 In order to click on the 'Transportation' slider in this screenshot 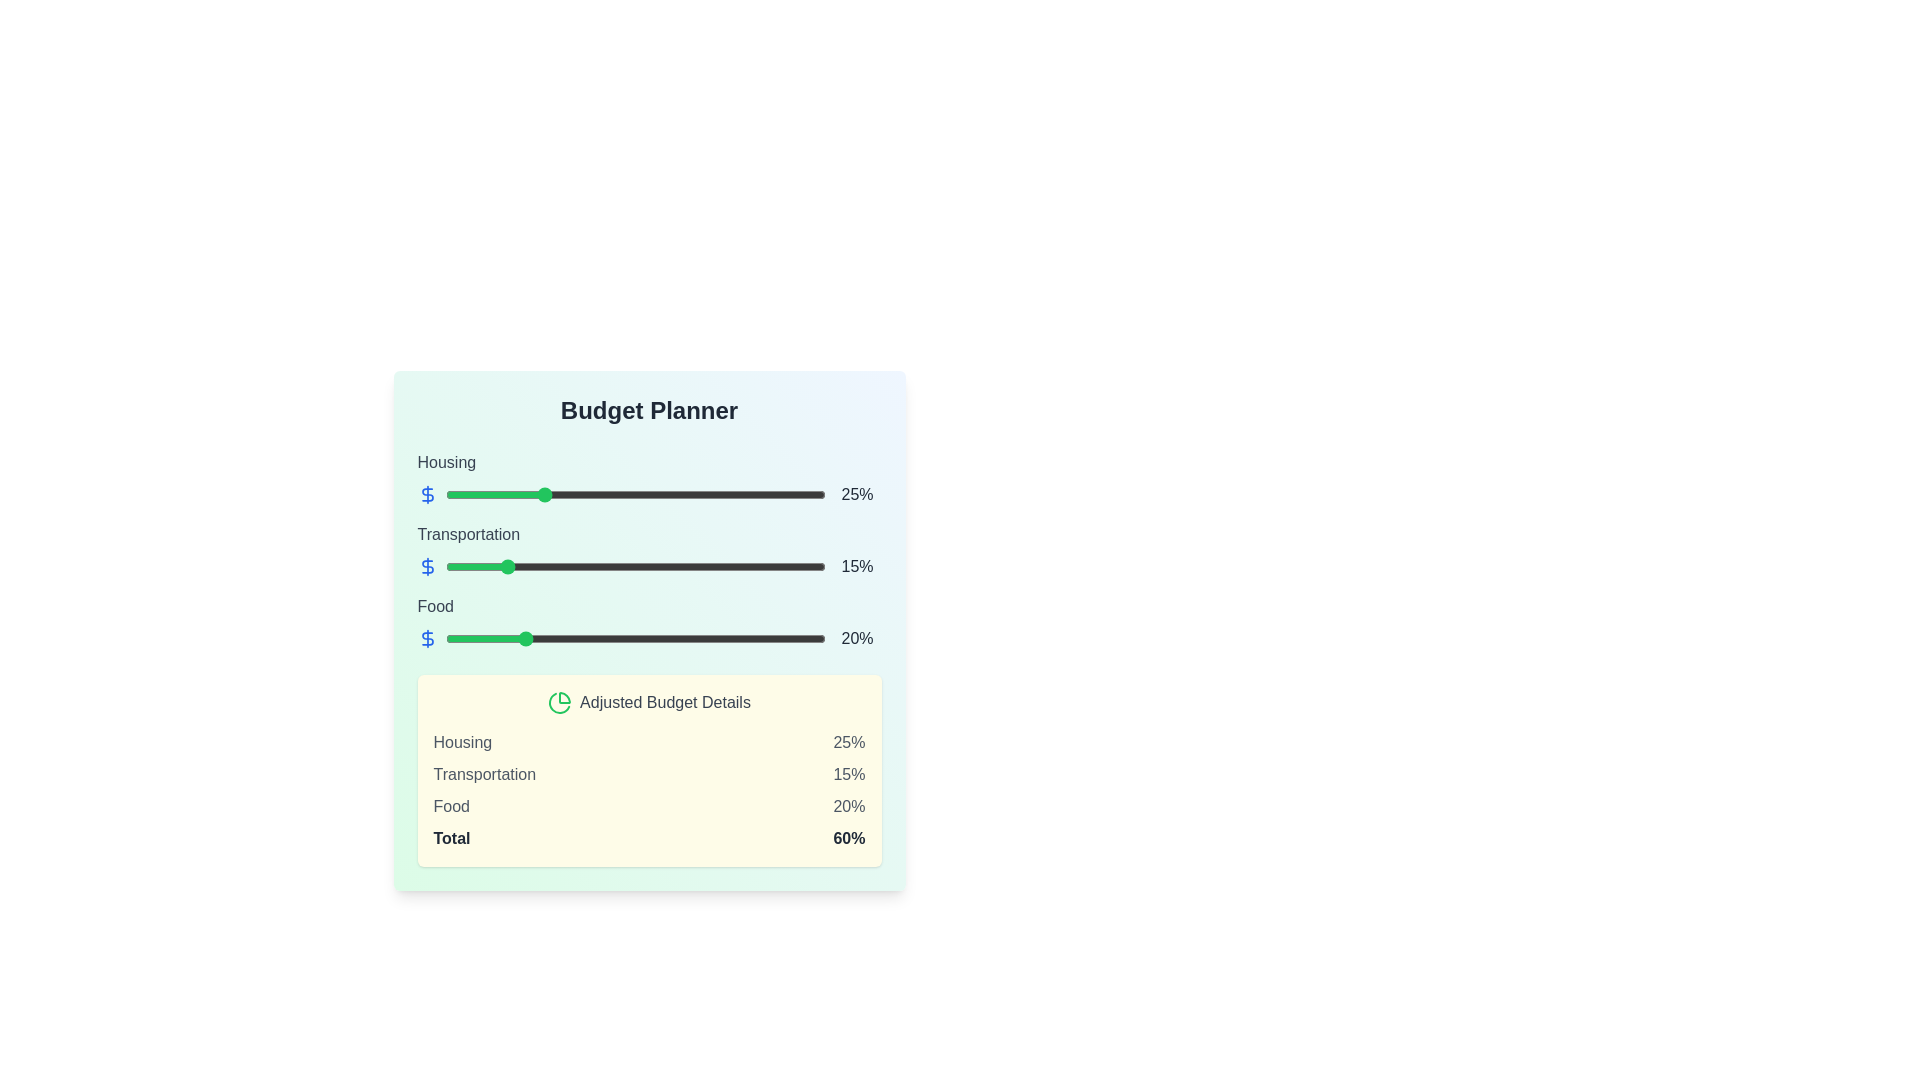, I will do `click(506, 567)`.